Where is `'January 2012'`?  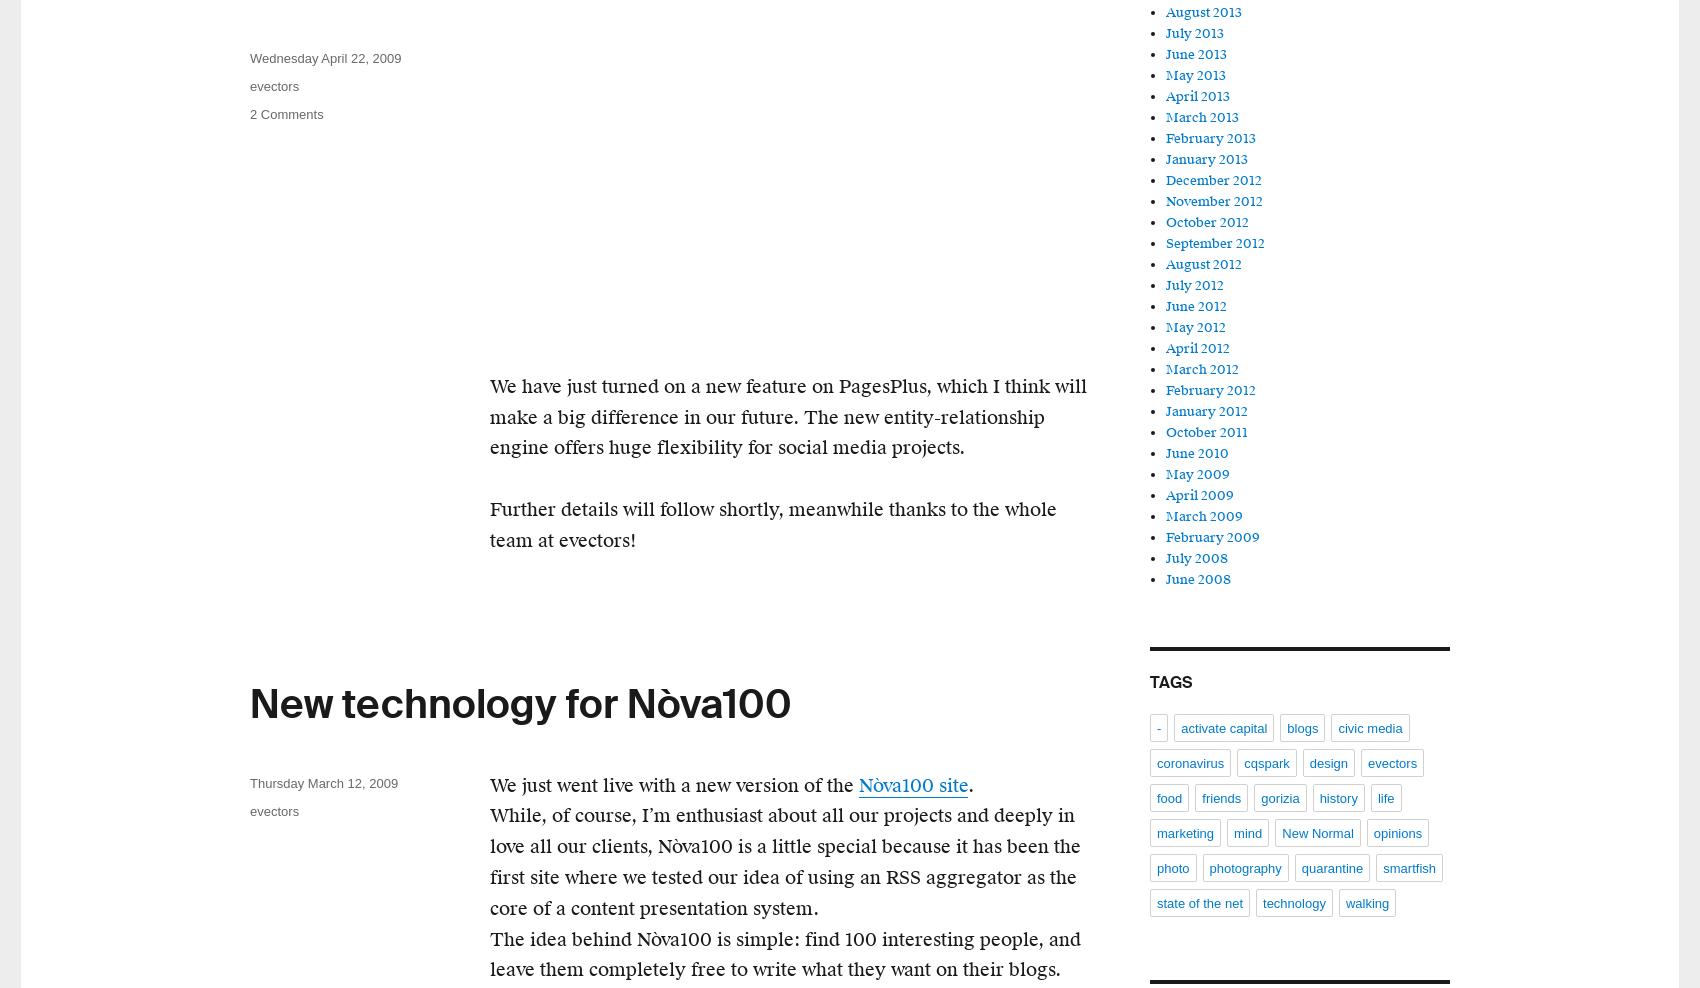
'January 2012' is located at coordinates (1206, 410).